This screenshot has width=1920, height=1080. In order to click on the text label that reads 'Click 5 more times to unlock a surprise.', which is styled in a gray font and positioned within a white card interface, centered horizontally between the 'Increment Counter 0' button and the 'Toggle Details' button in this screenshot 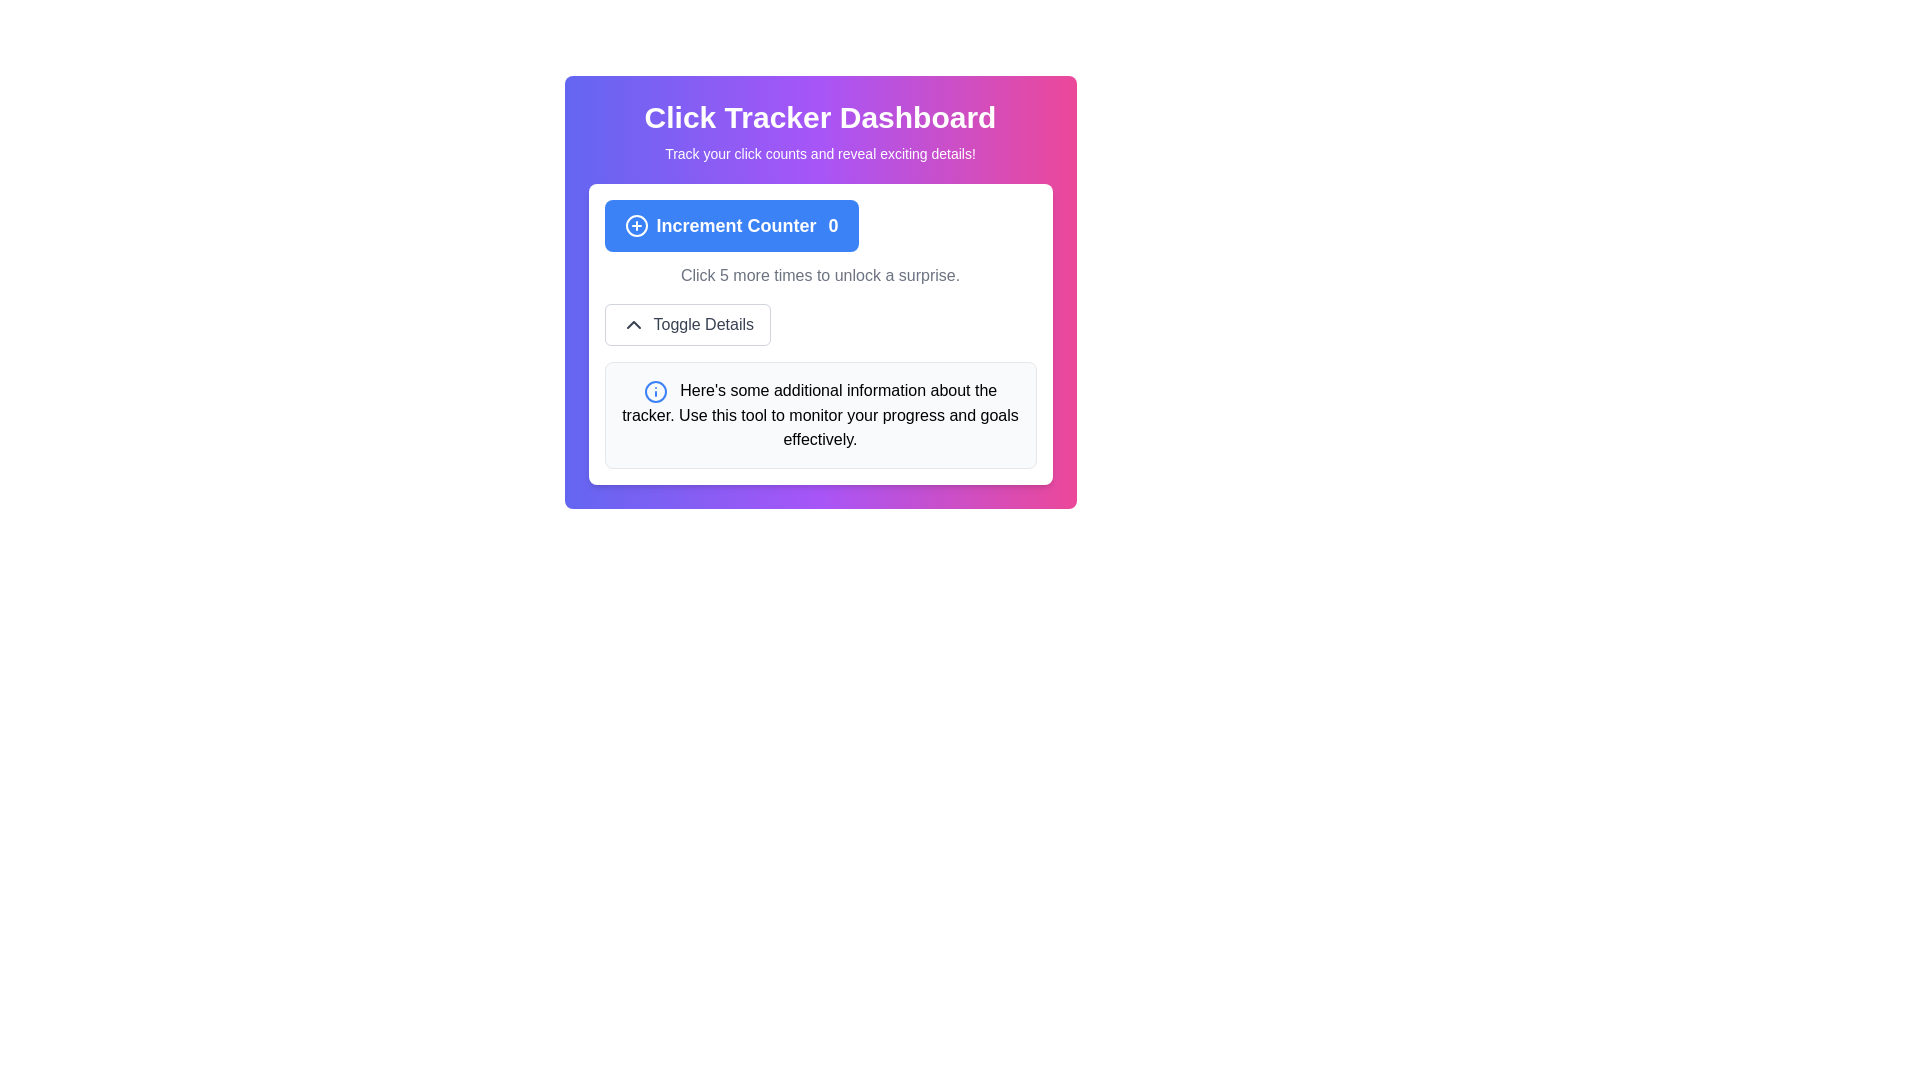, I will do `click(820, 276)`.